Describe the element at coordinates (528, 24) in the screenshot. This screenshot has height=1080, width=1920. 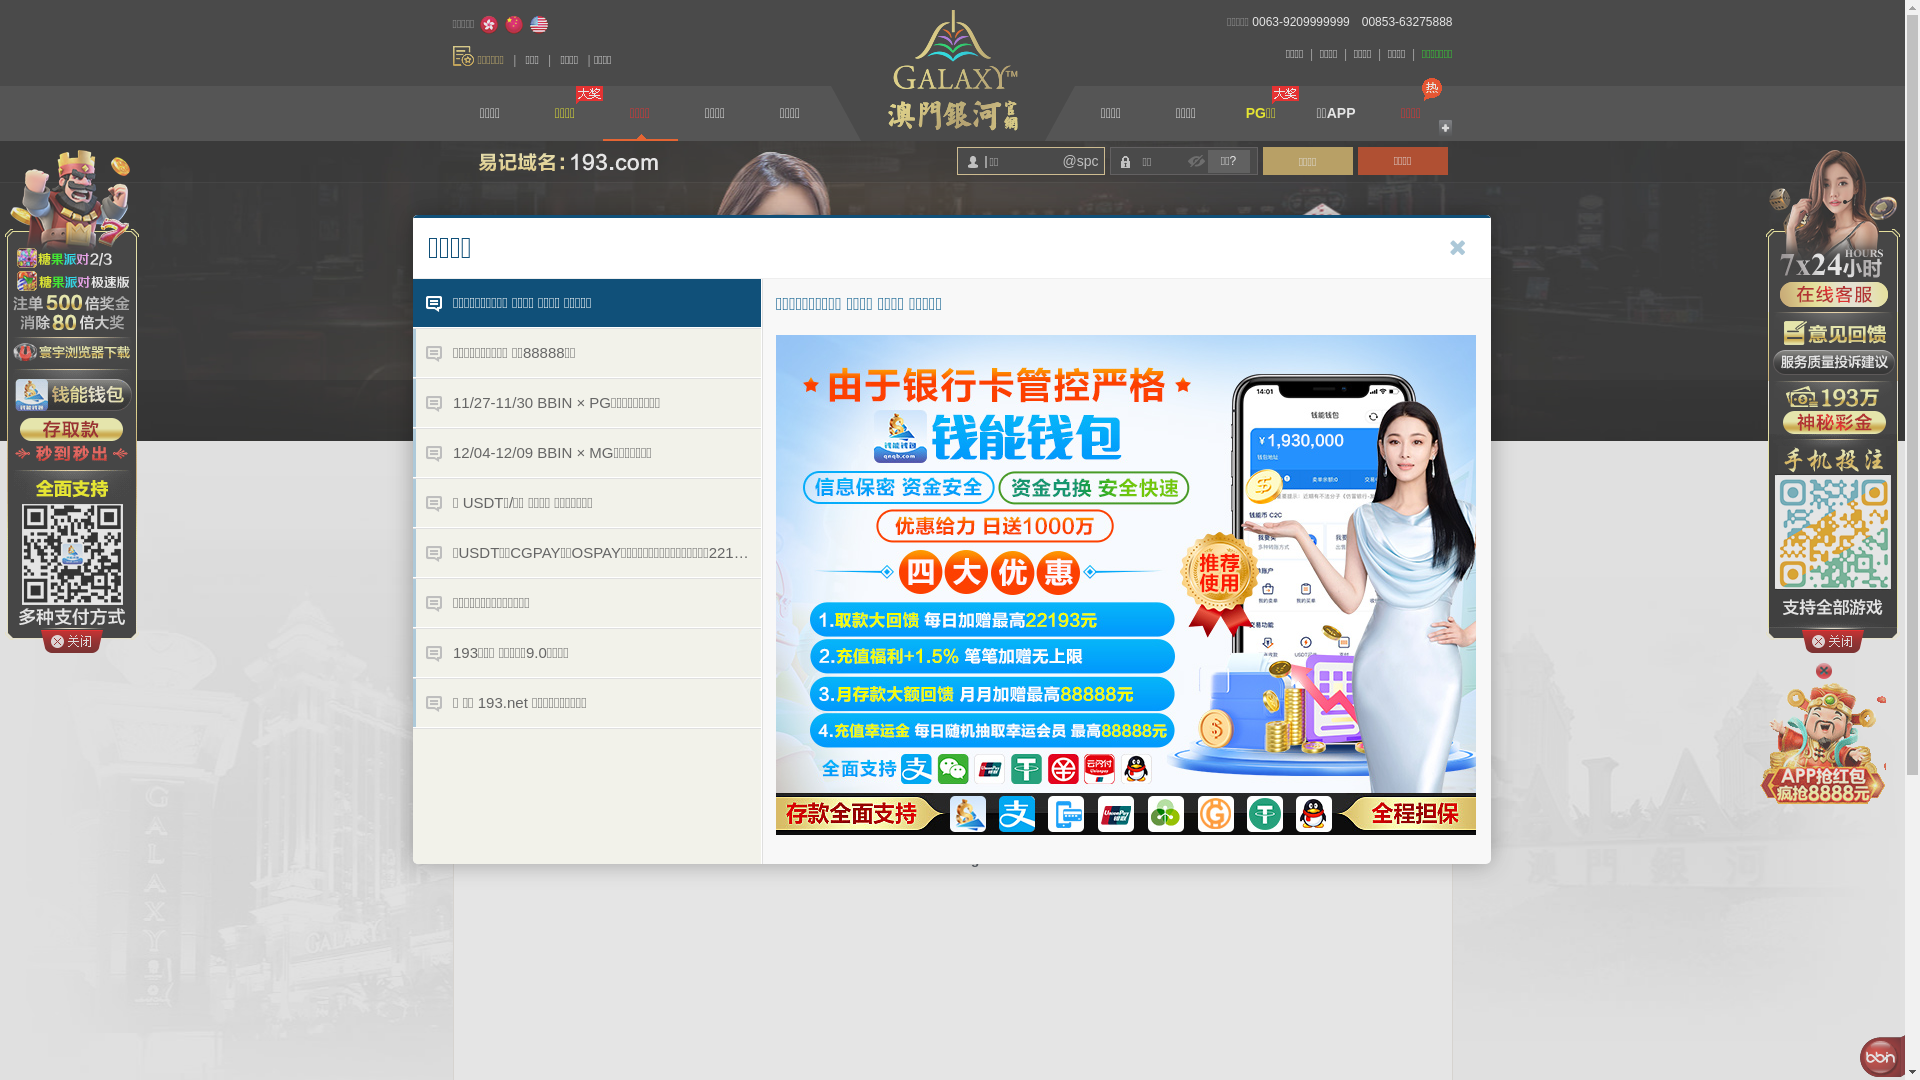
I see `'English'` at that location.